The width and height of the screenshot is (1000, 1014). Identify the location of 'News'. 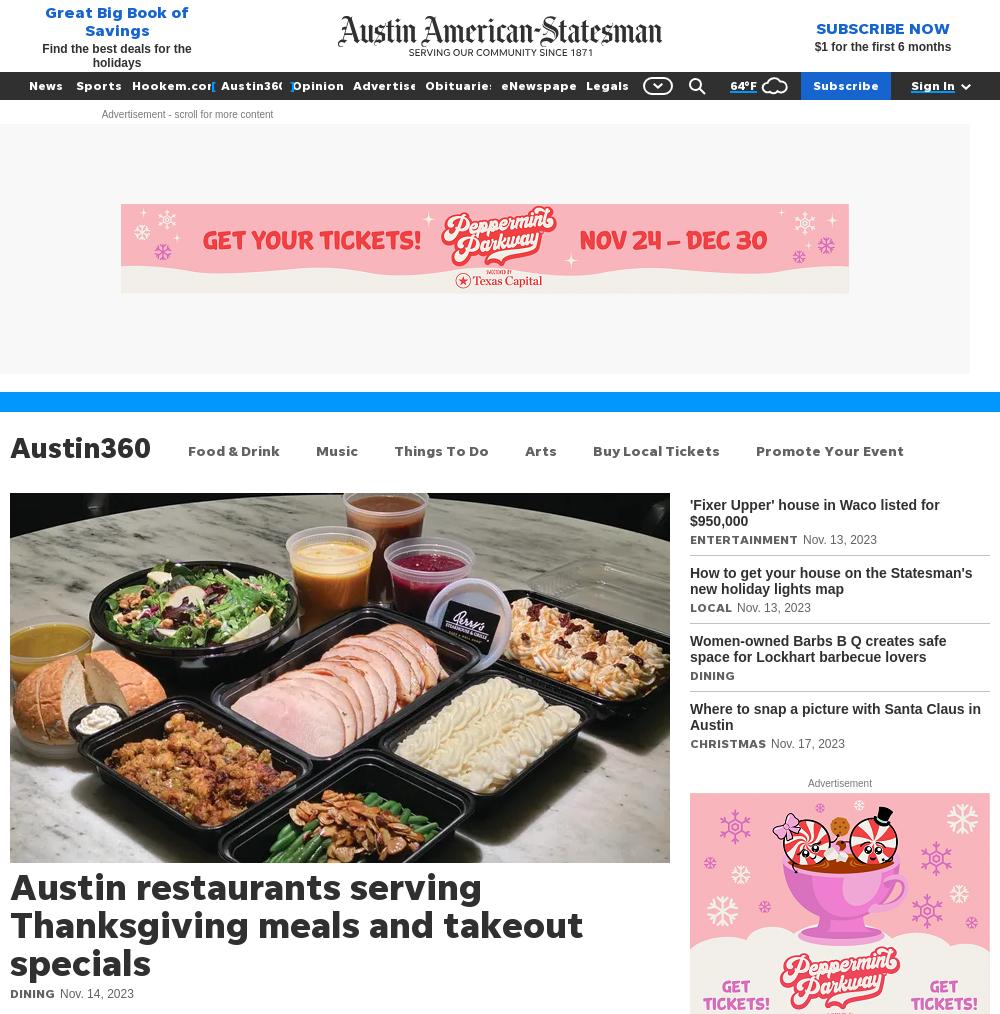
(46, 84).